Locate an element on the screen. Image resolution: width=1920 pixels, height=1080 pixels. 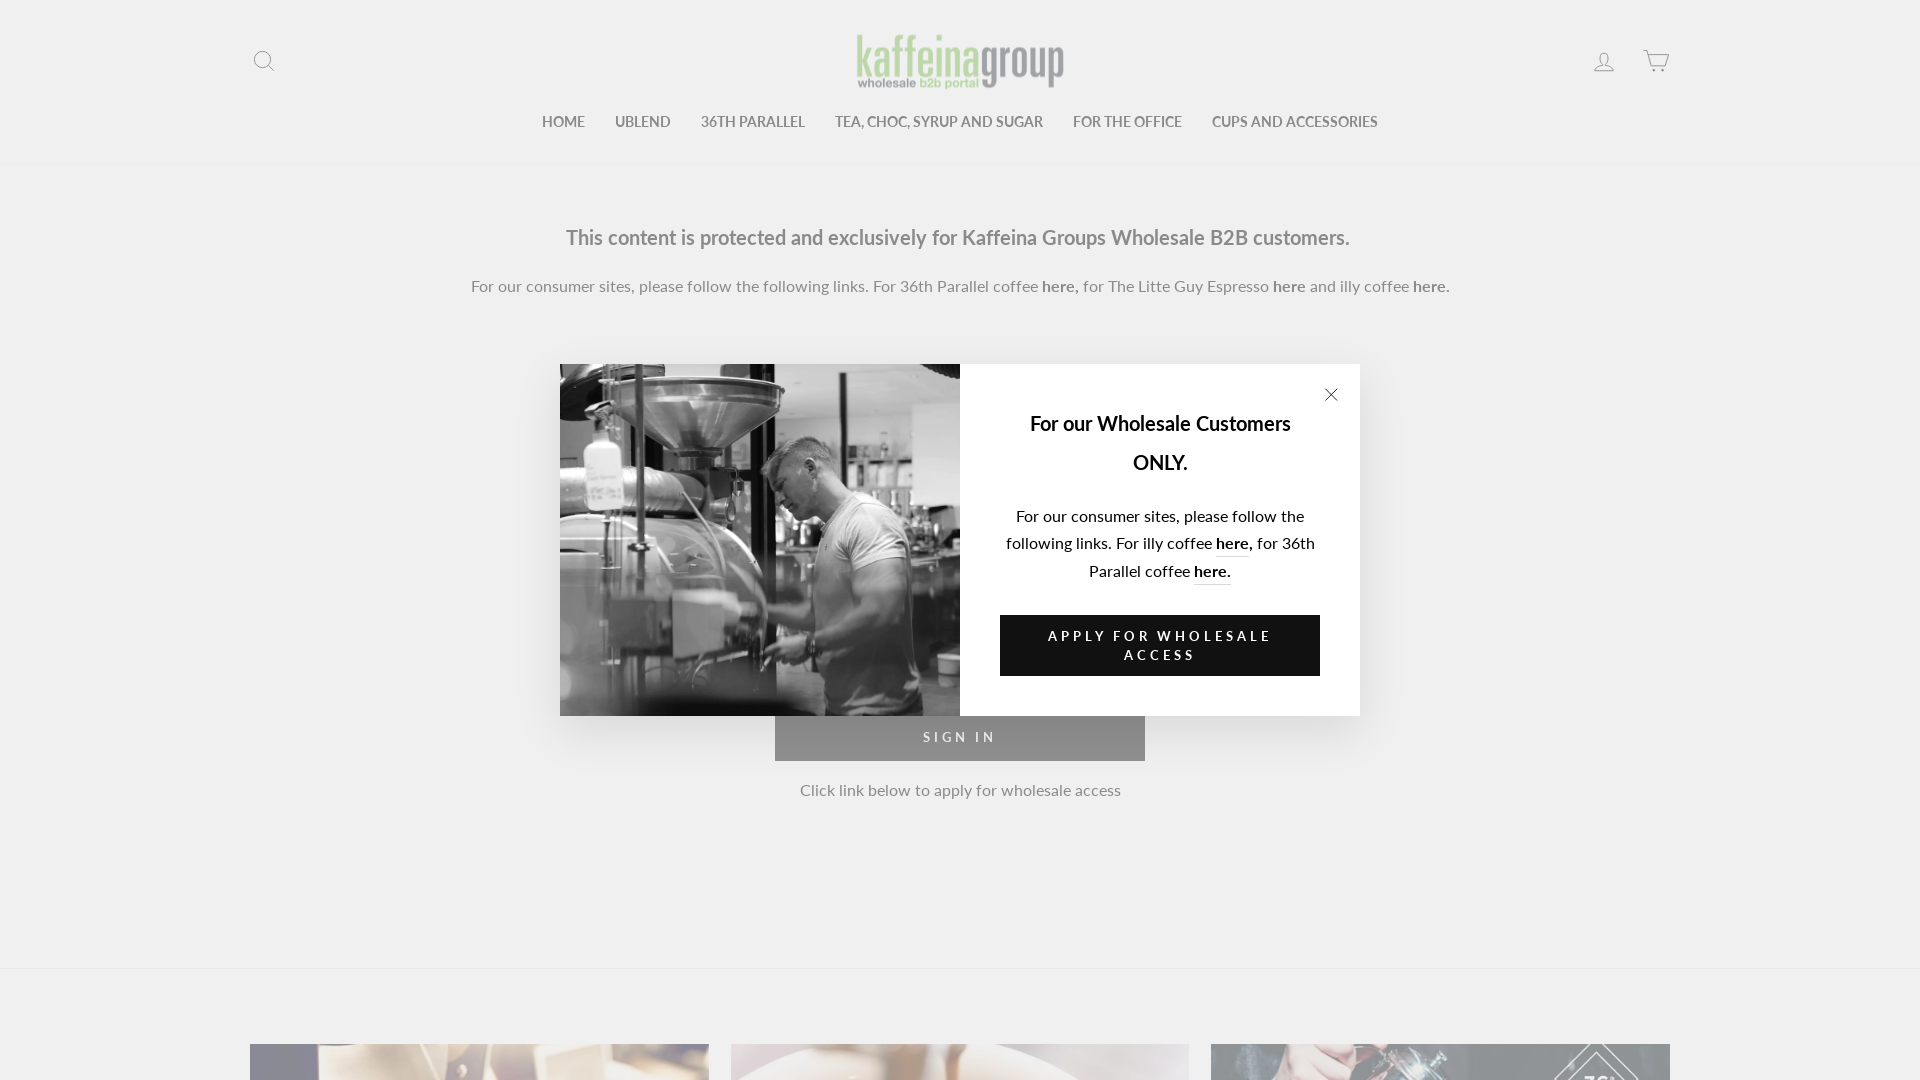
'UBLEND' is located at coordinates (599, 122).